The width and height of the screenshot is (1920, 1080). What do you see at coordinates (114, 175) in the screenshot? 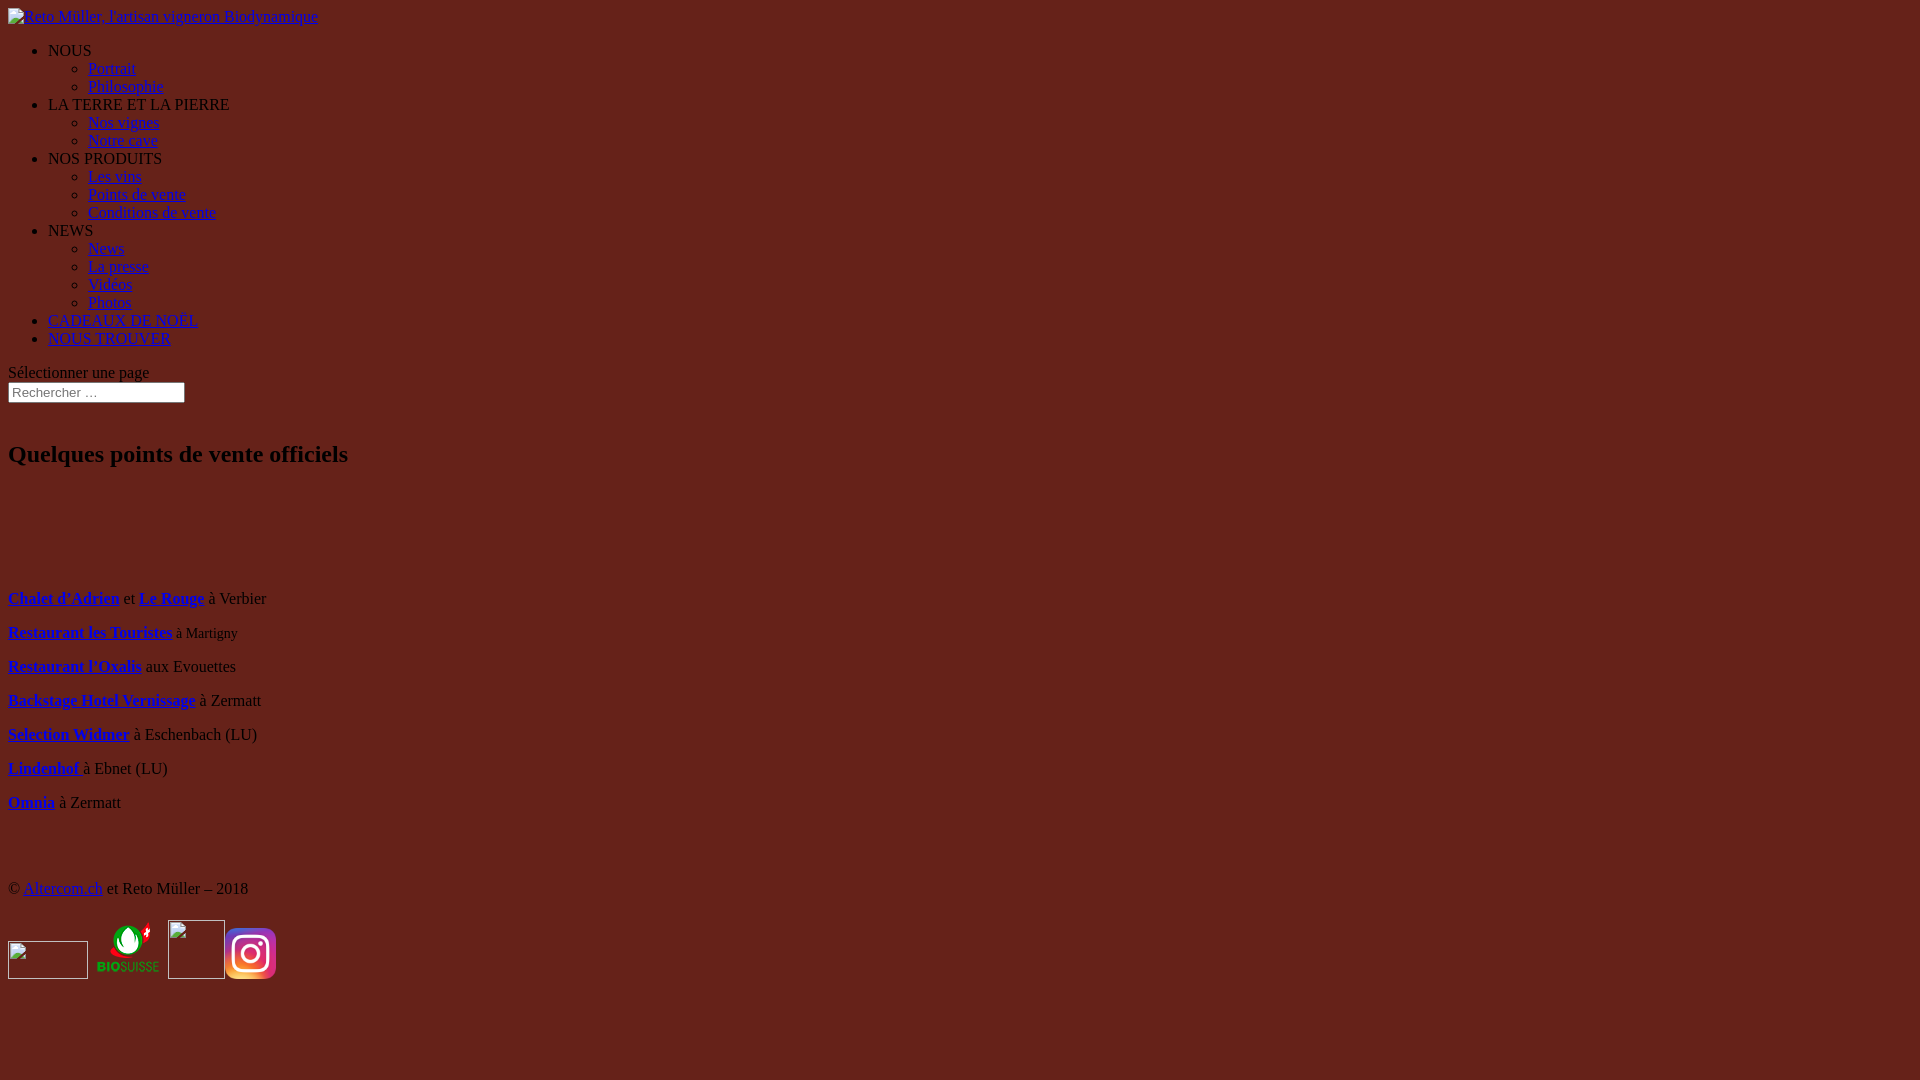
I see `'Les vins'` at bounding box center [114, 175].